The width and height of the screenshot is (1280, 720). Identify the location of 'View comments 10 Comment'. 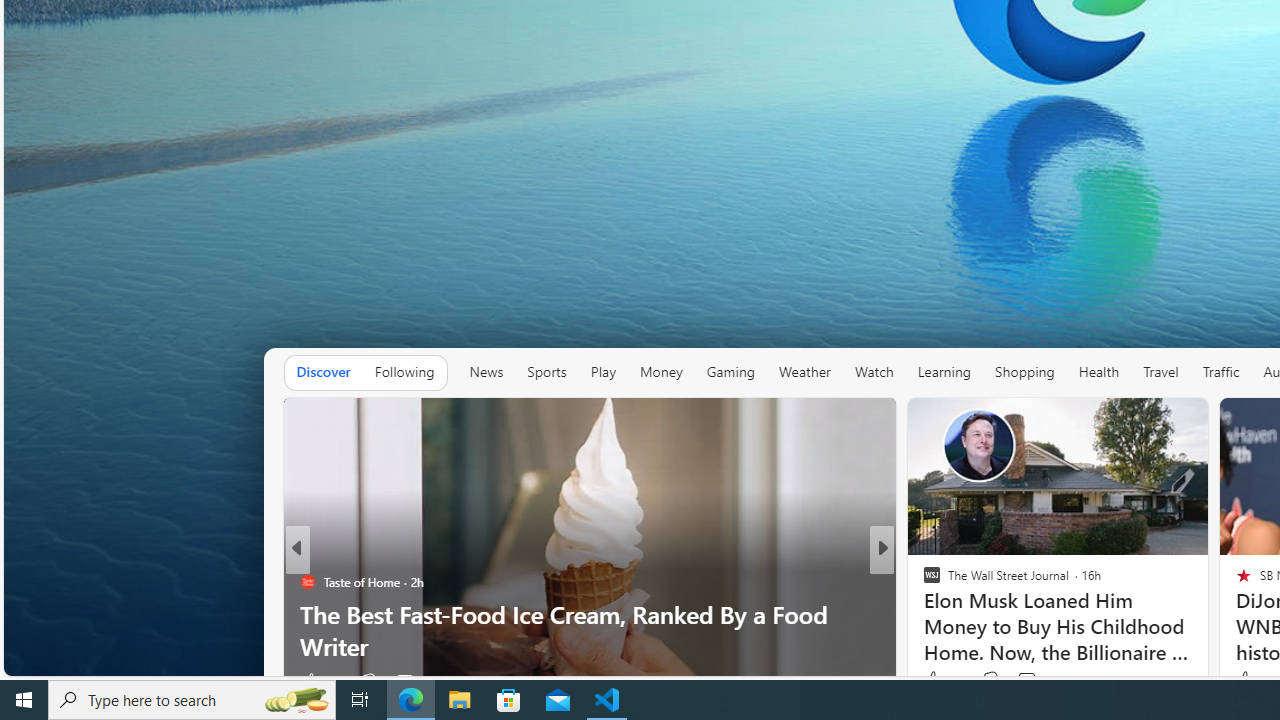
(1023, 680).